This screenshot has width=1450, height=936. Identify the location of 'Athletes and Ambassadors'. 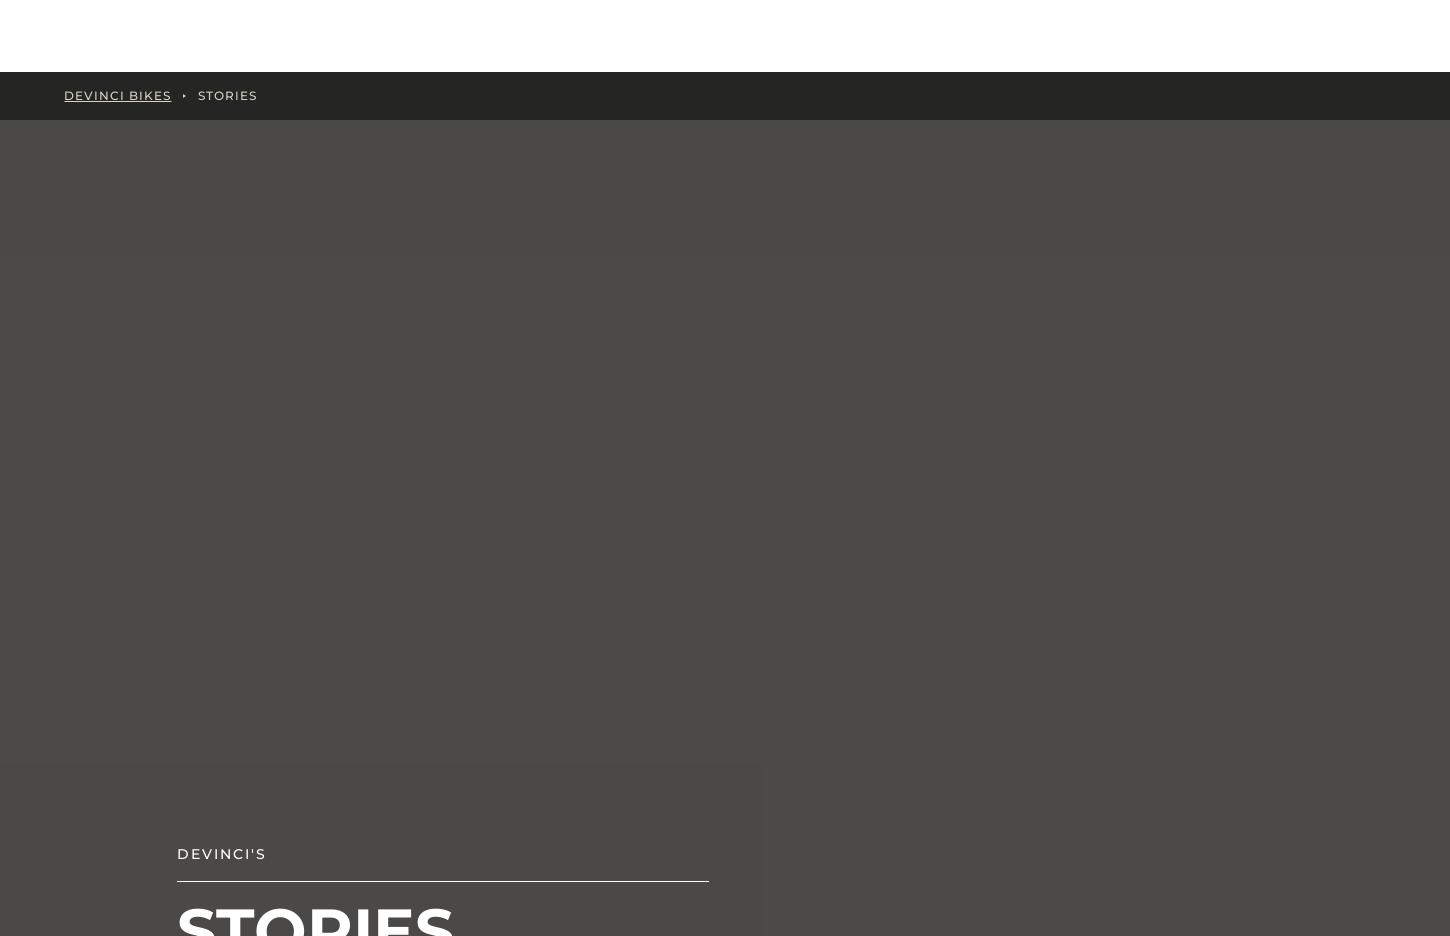
(1245, 152).